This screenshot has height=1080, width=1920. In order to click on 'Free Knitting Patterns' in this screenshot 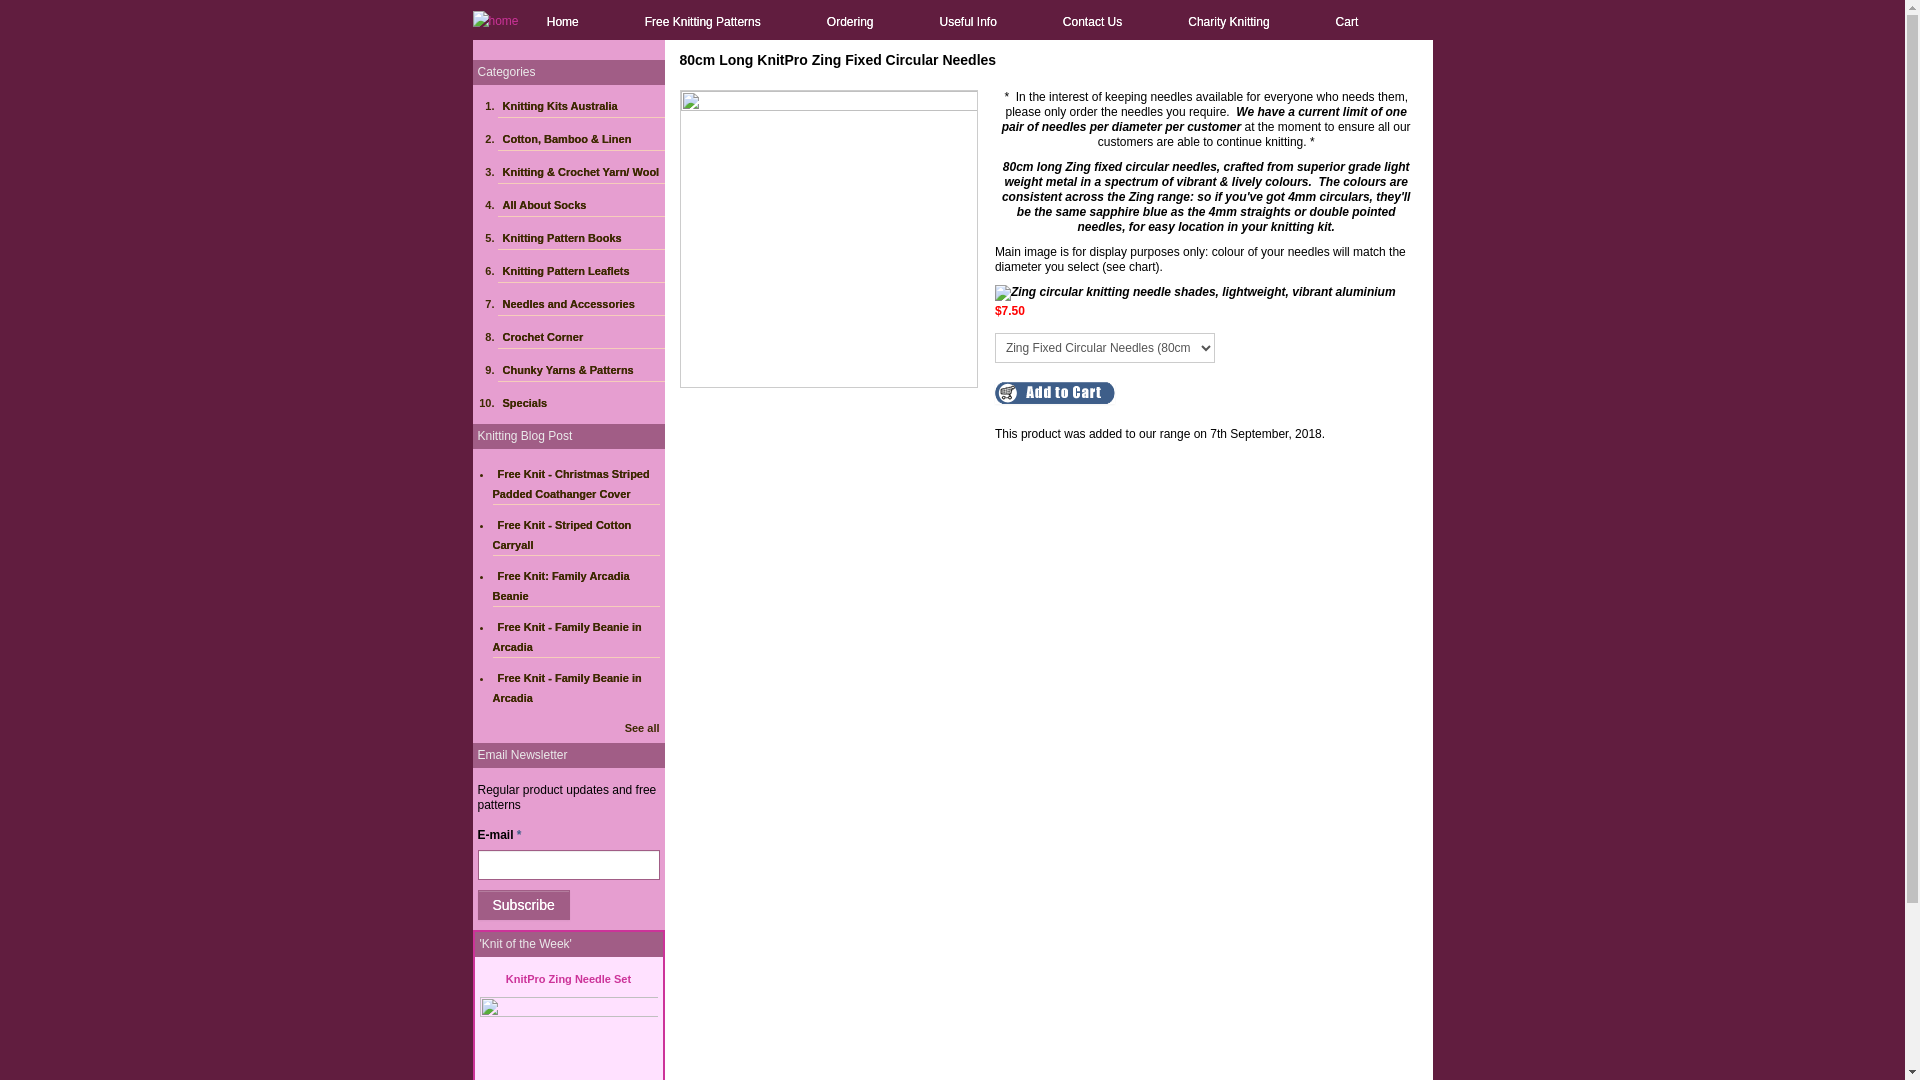, I will do `click(702, 22)`.